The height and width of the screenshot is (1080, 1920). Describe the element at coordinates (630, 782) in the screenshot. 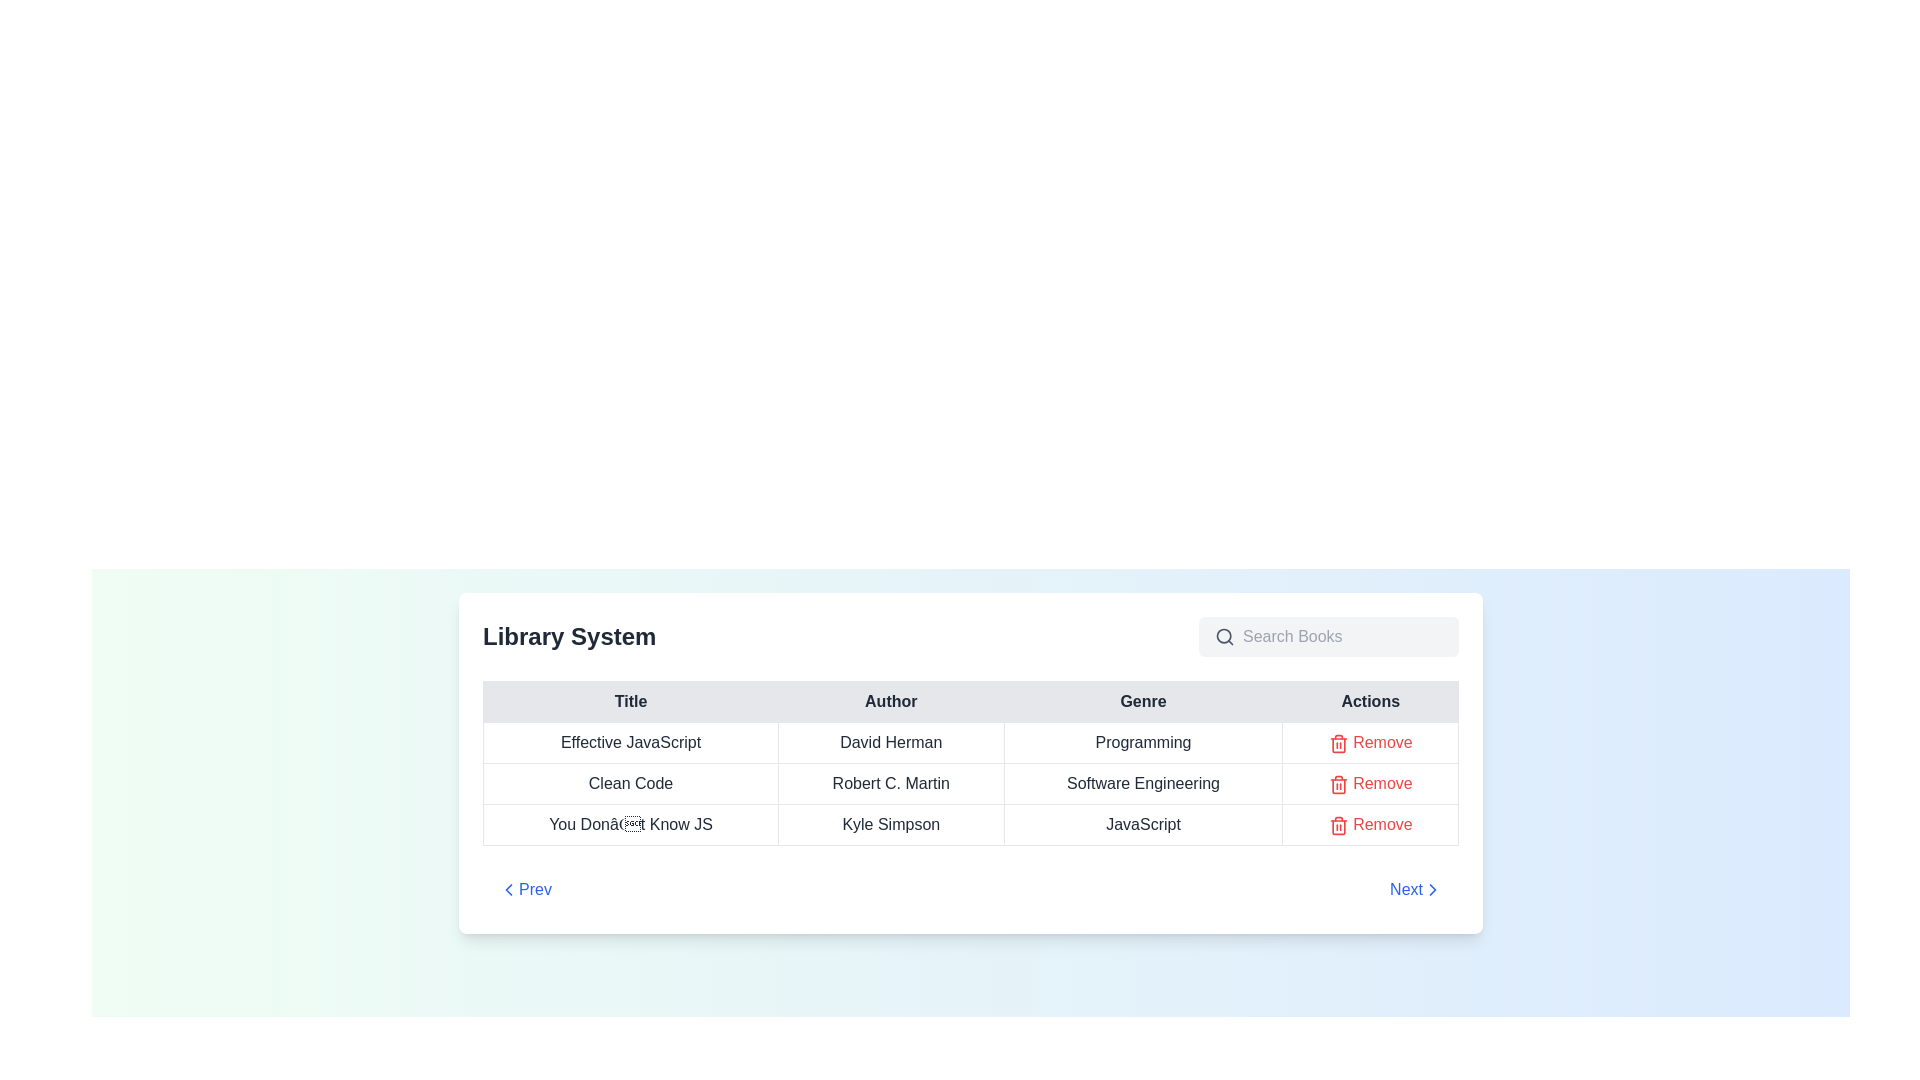

I see `text label indicating the book title 'Clean Code', which is positioned in the second row of the table under the 'Title' column` at that location.